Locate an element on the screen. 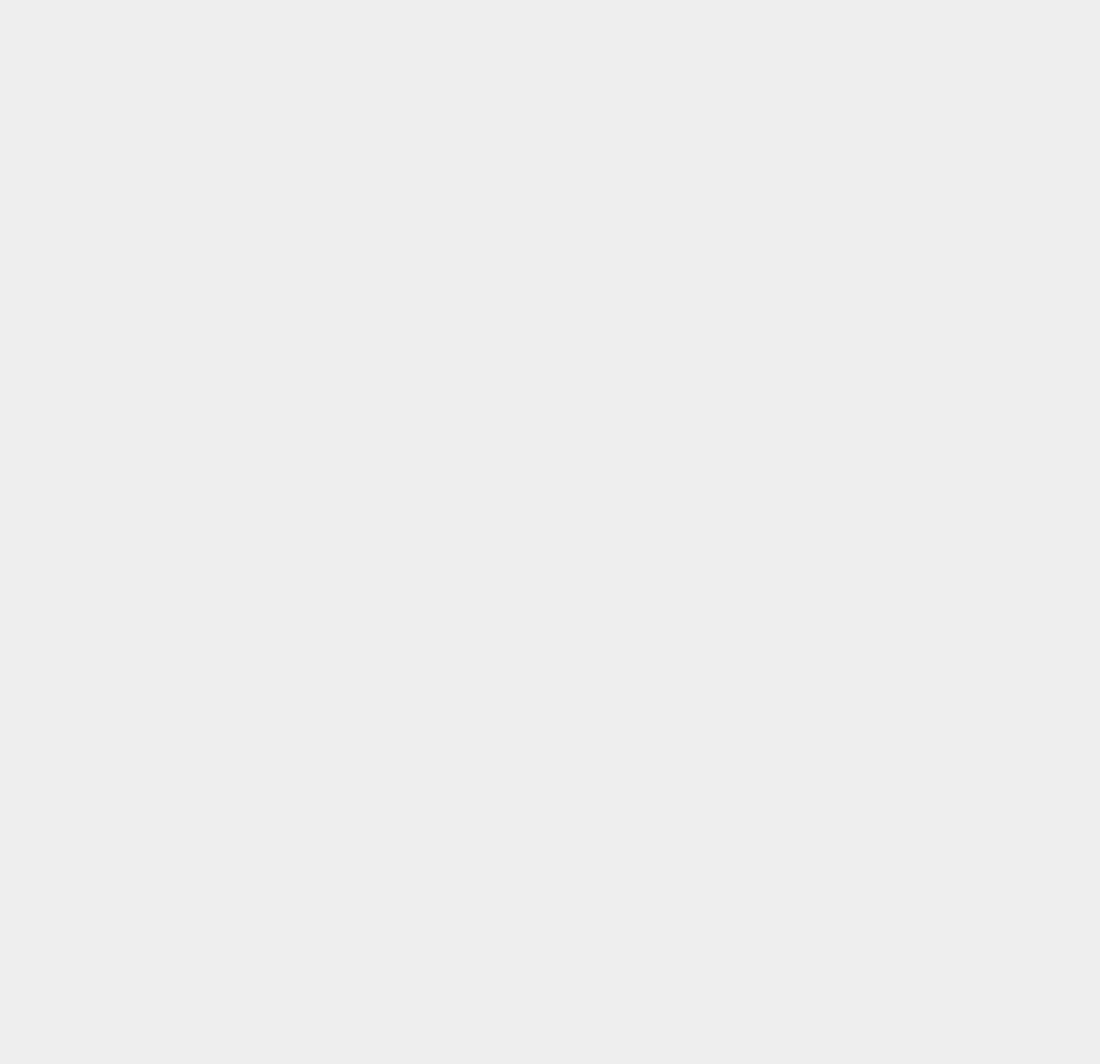 Image resolution: width=1100 pixels, height=1064 pixels. 'Shopping' is located at coordinates (807, 903).